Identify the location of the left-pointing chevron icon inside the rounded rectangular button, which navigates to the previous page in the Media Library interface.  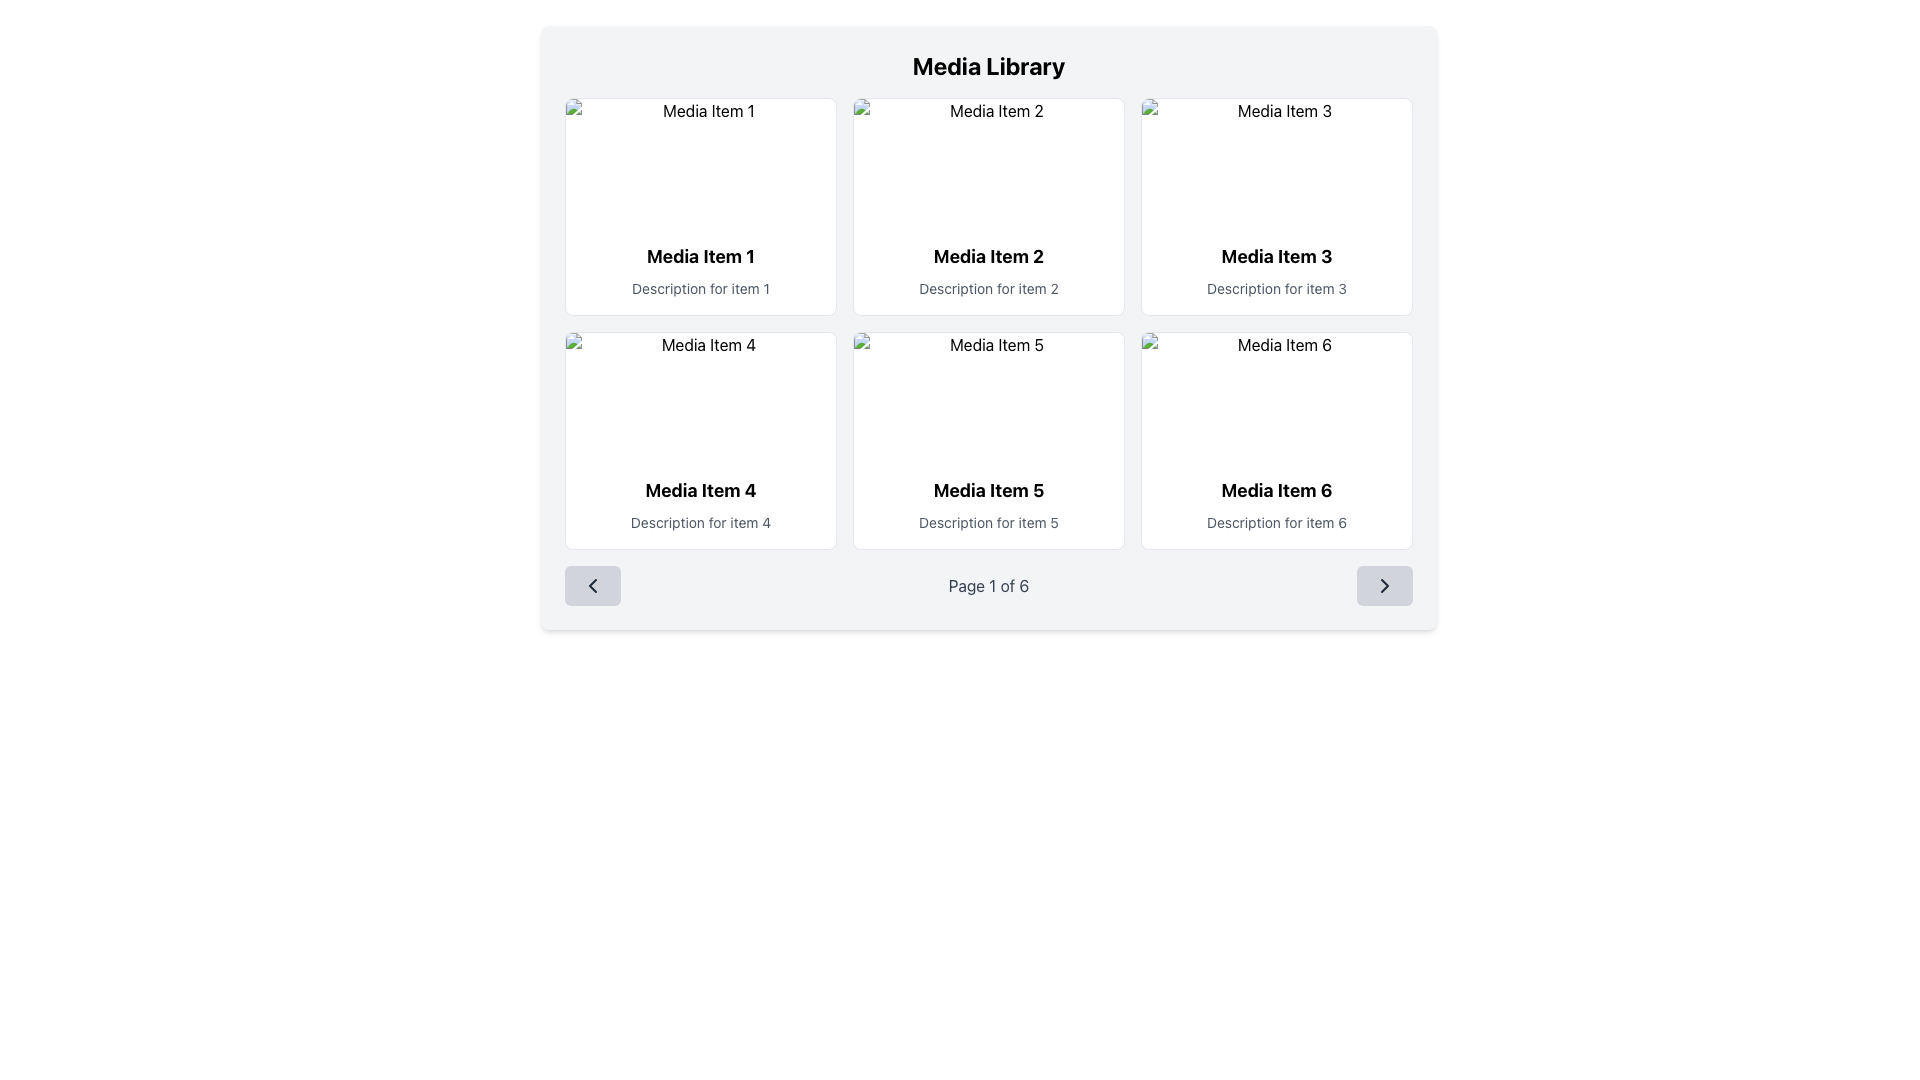
(592, 585).